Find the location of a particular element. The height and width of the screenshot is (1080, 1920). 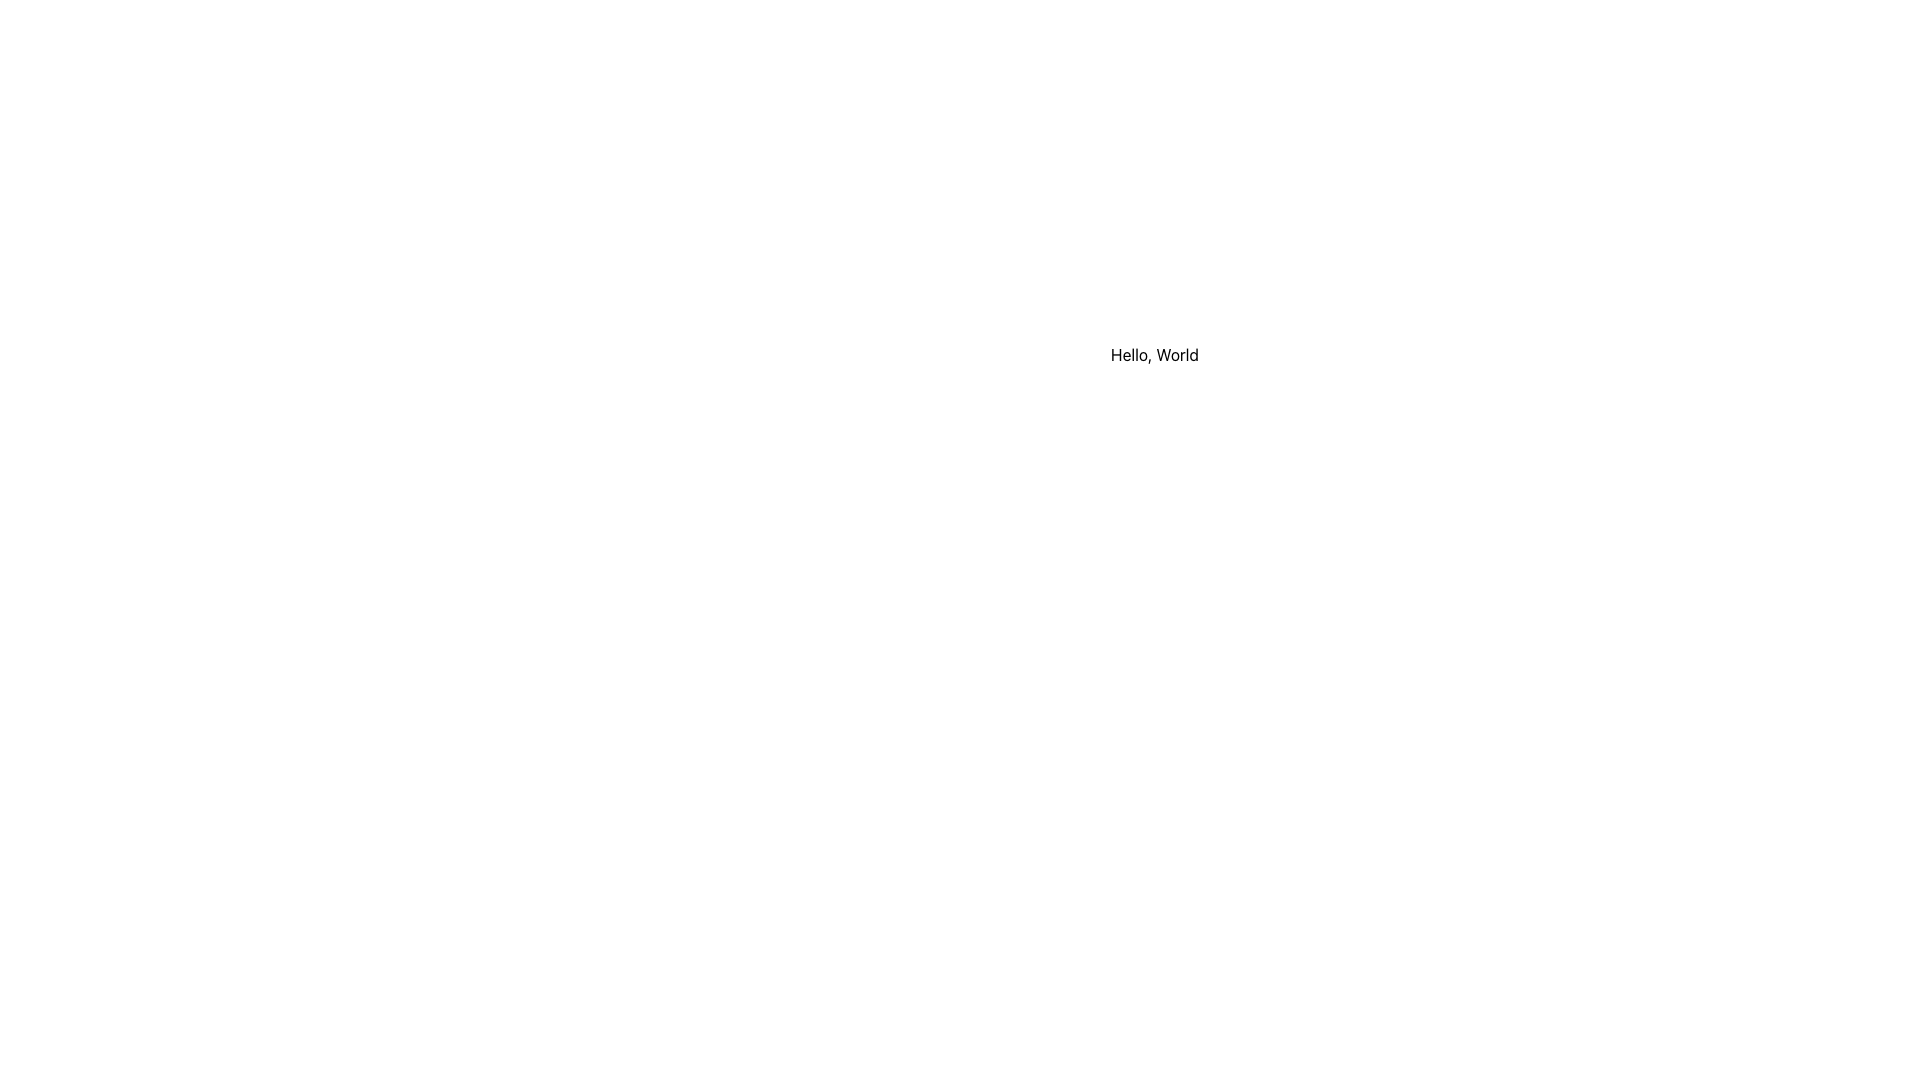

the static text label displaying 'Hello, World' to read the text is located at coordinates (1155, 353).